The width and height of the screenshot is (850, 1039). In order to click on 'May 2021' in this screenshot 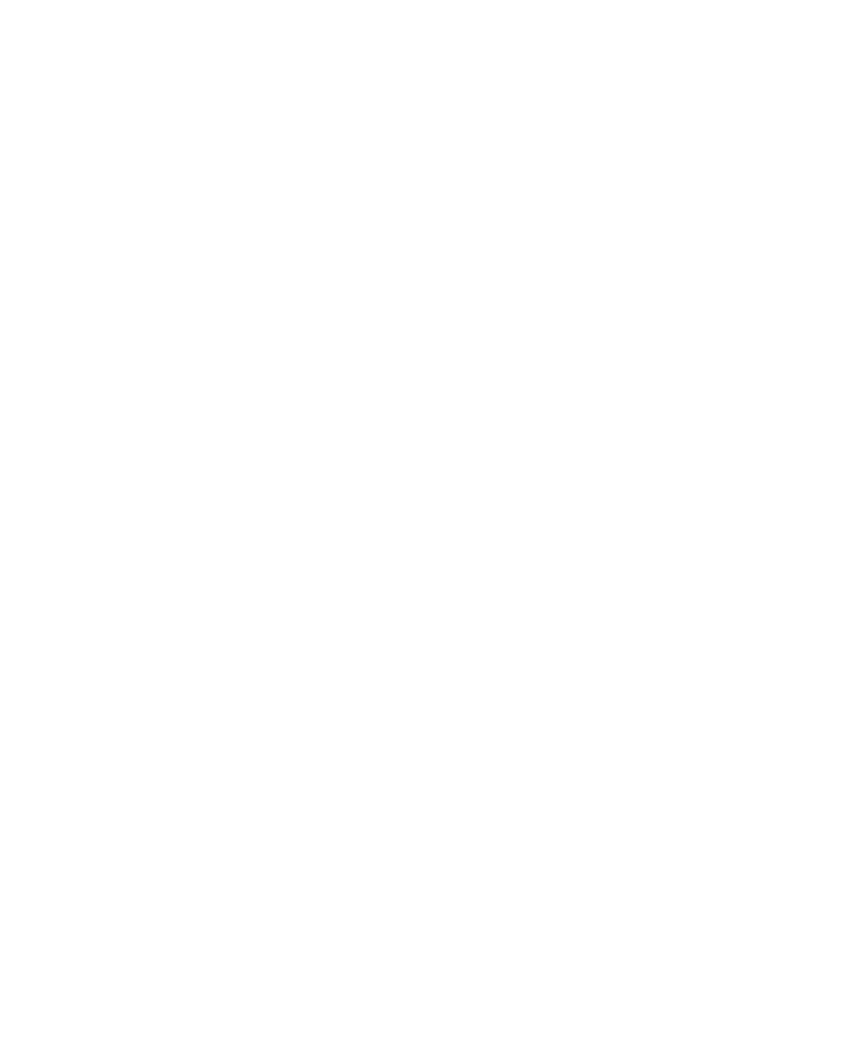, I will do `click(123, 926)`.